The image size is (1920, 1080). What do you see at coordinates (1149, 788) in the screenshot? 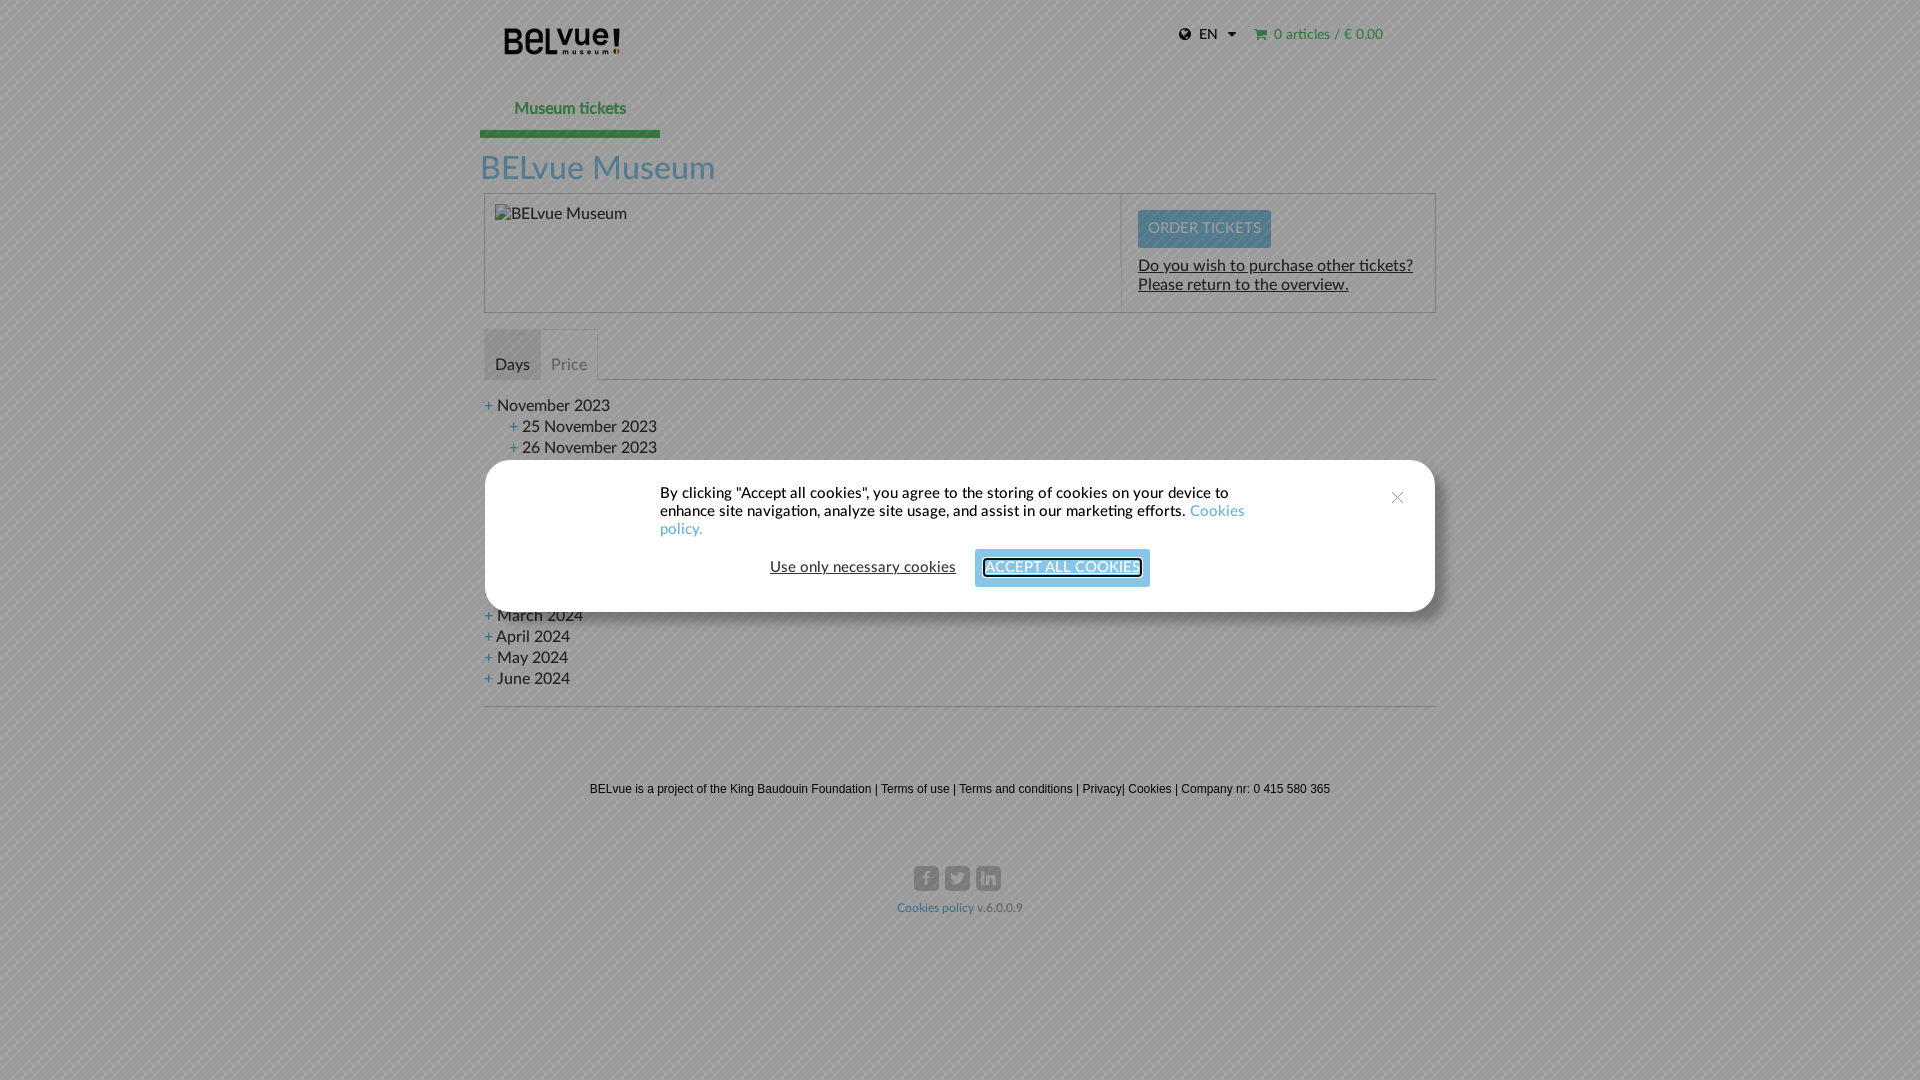
I see `'Cookies'` at bounding box center [1149, 788].